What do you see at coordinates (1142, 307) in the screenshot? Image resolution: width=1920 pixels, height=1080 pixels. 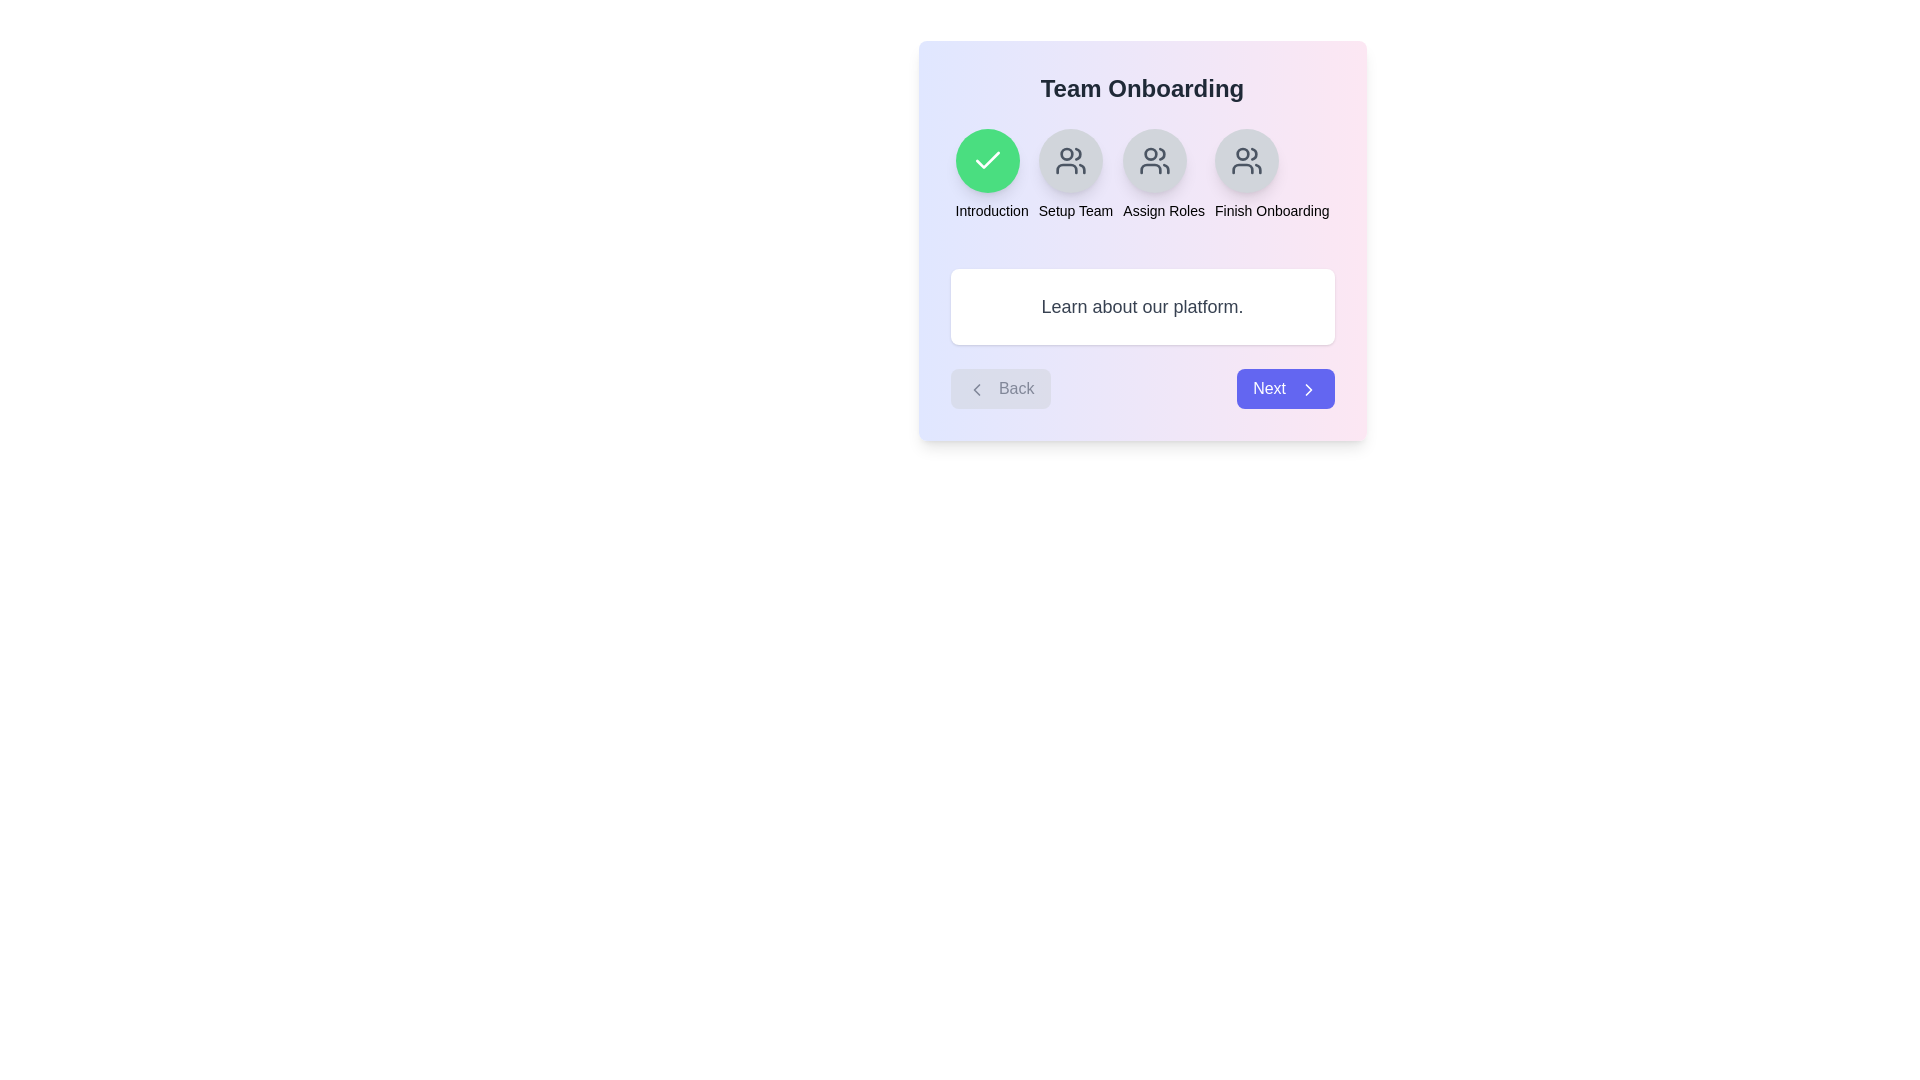 I see `the description text to interact with it` at bounding box center [1142, 307].